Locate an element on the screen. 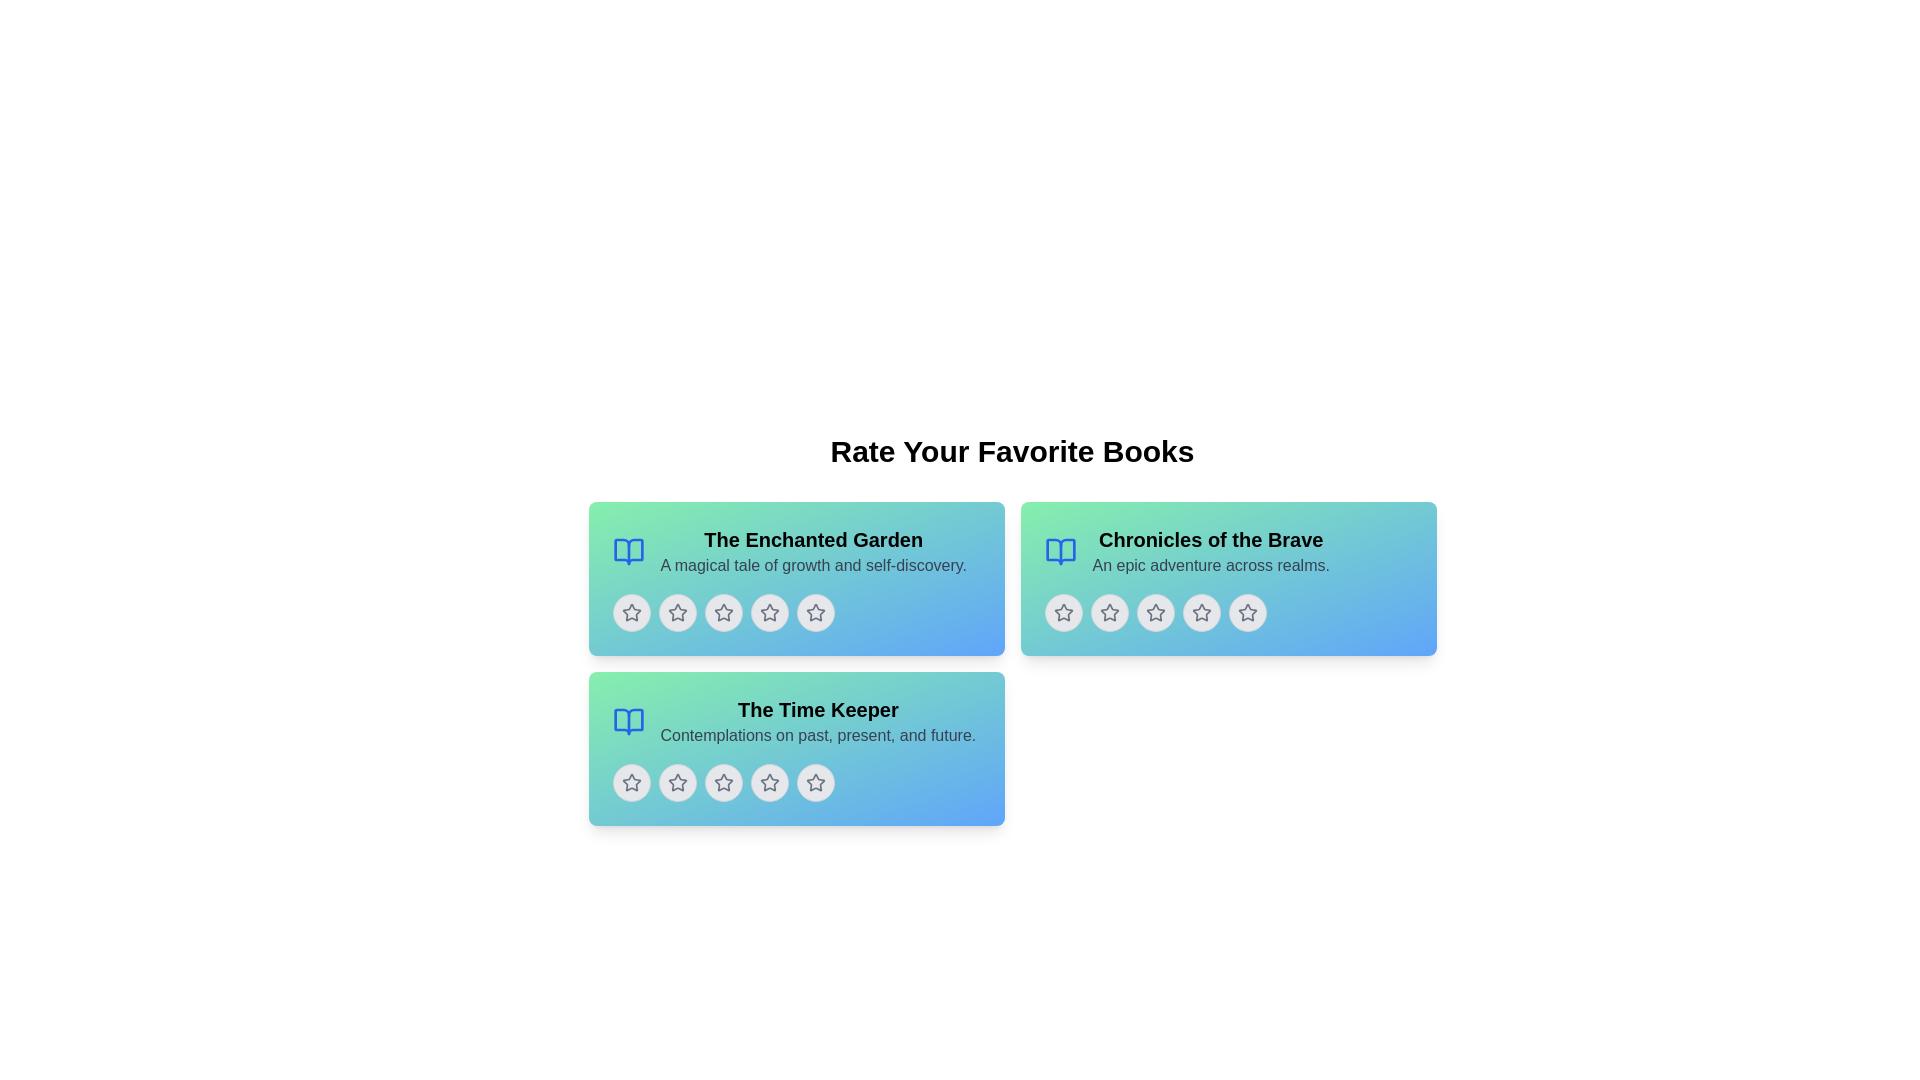  the star button in the Rating component under the book card titled 'The Time Keeper' is located at coordinates (795, 782).